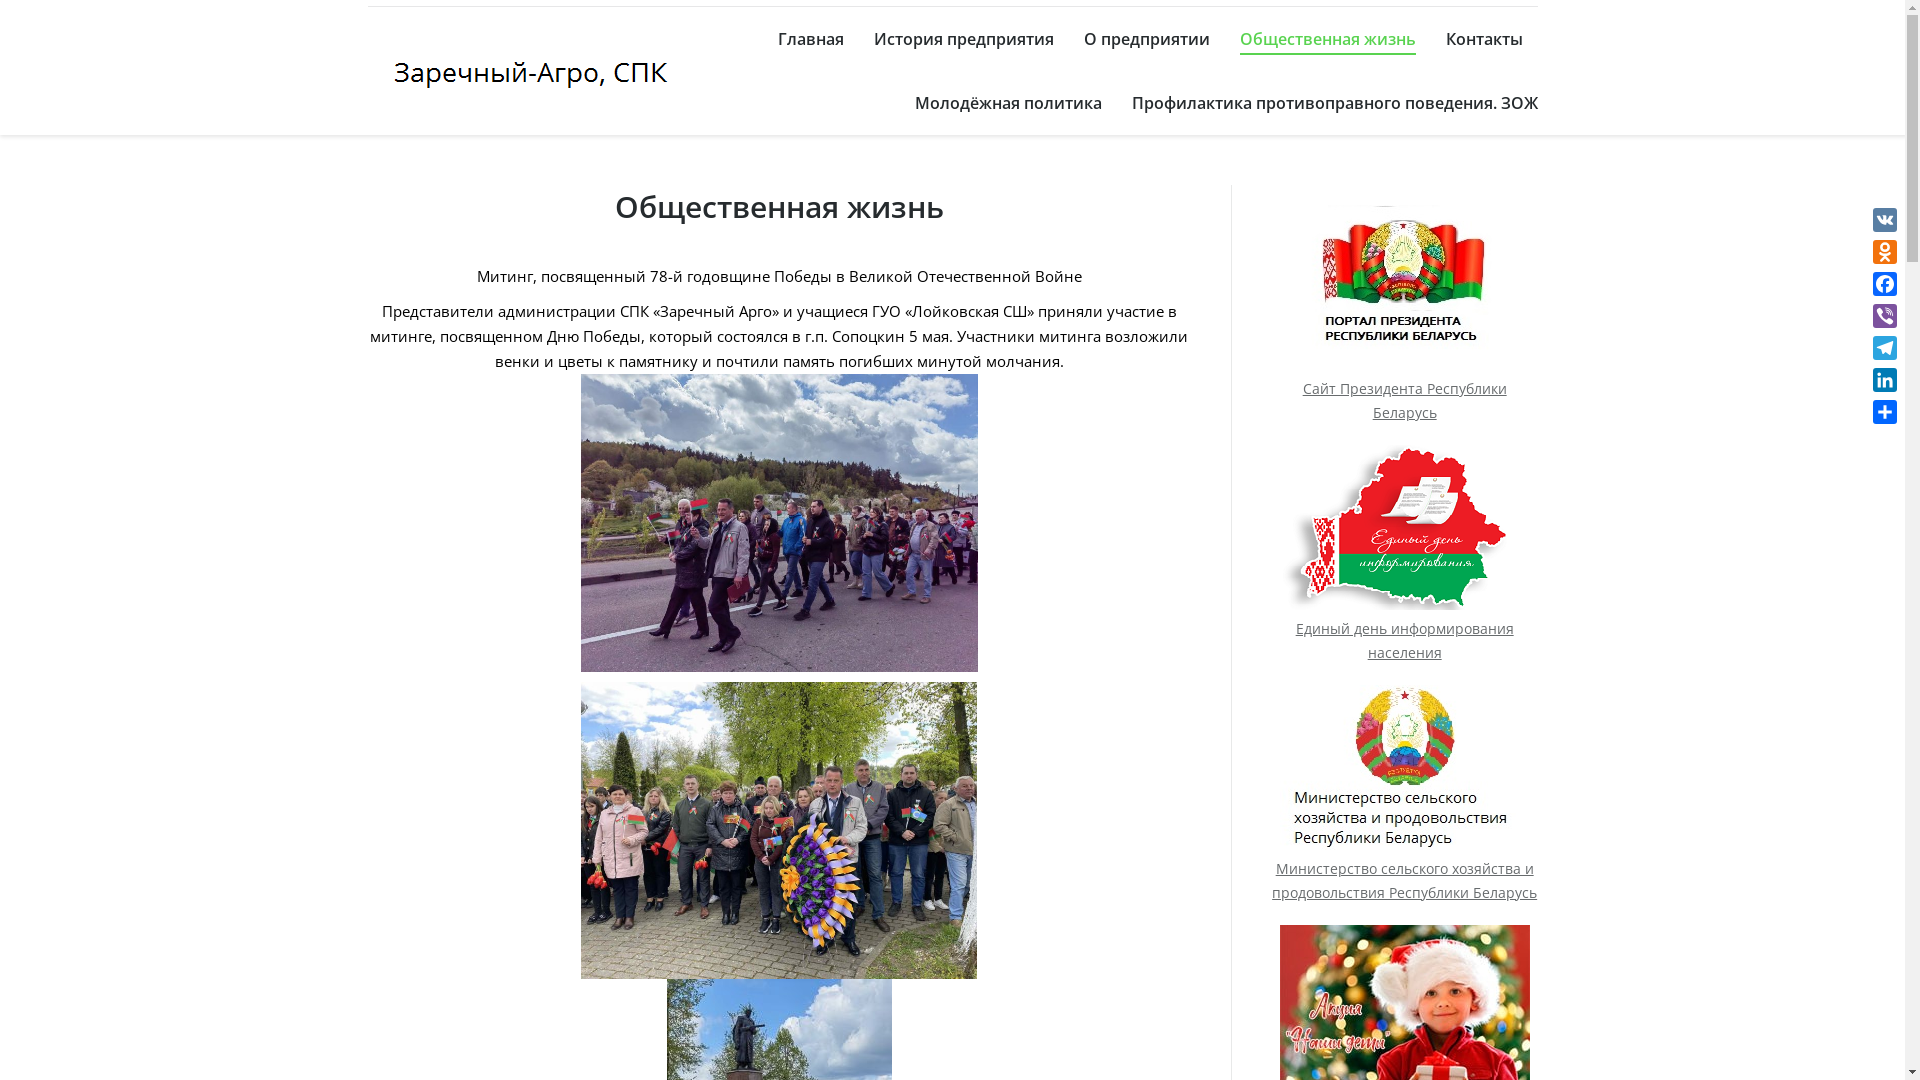 The image size is (1920, 1080). Describe the element at coordinates (1884, 315) in the screenshot. I see `'Viber'` at that location.